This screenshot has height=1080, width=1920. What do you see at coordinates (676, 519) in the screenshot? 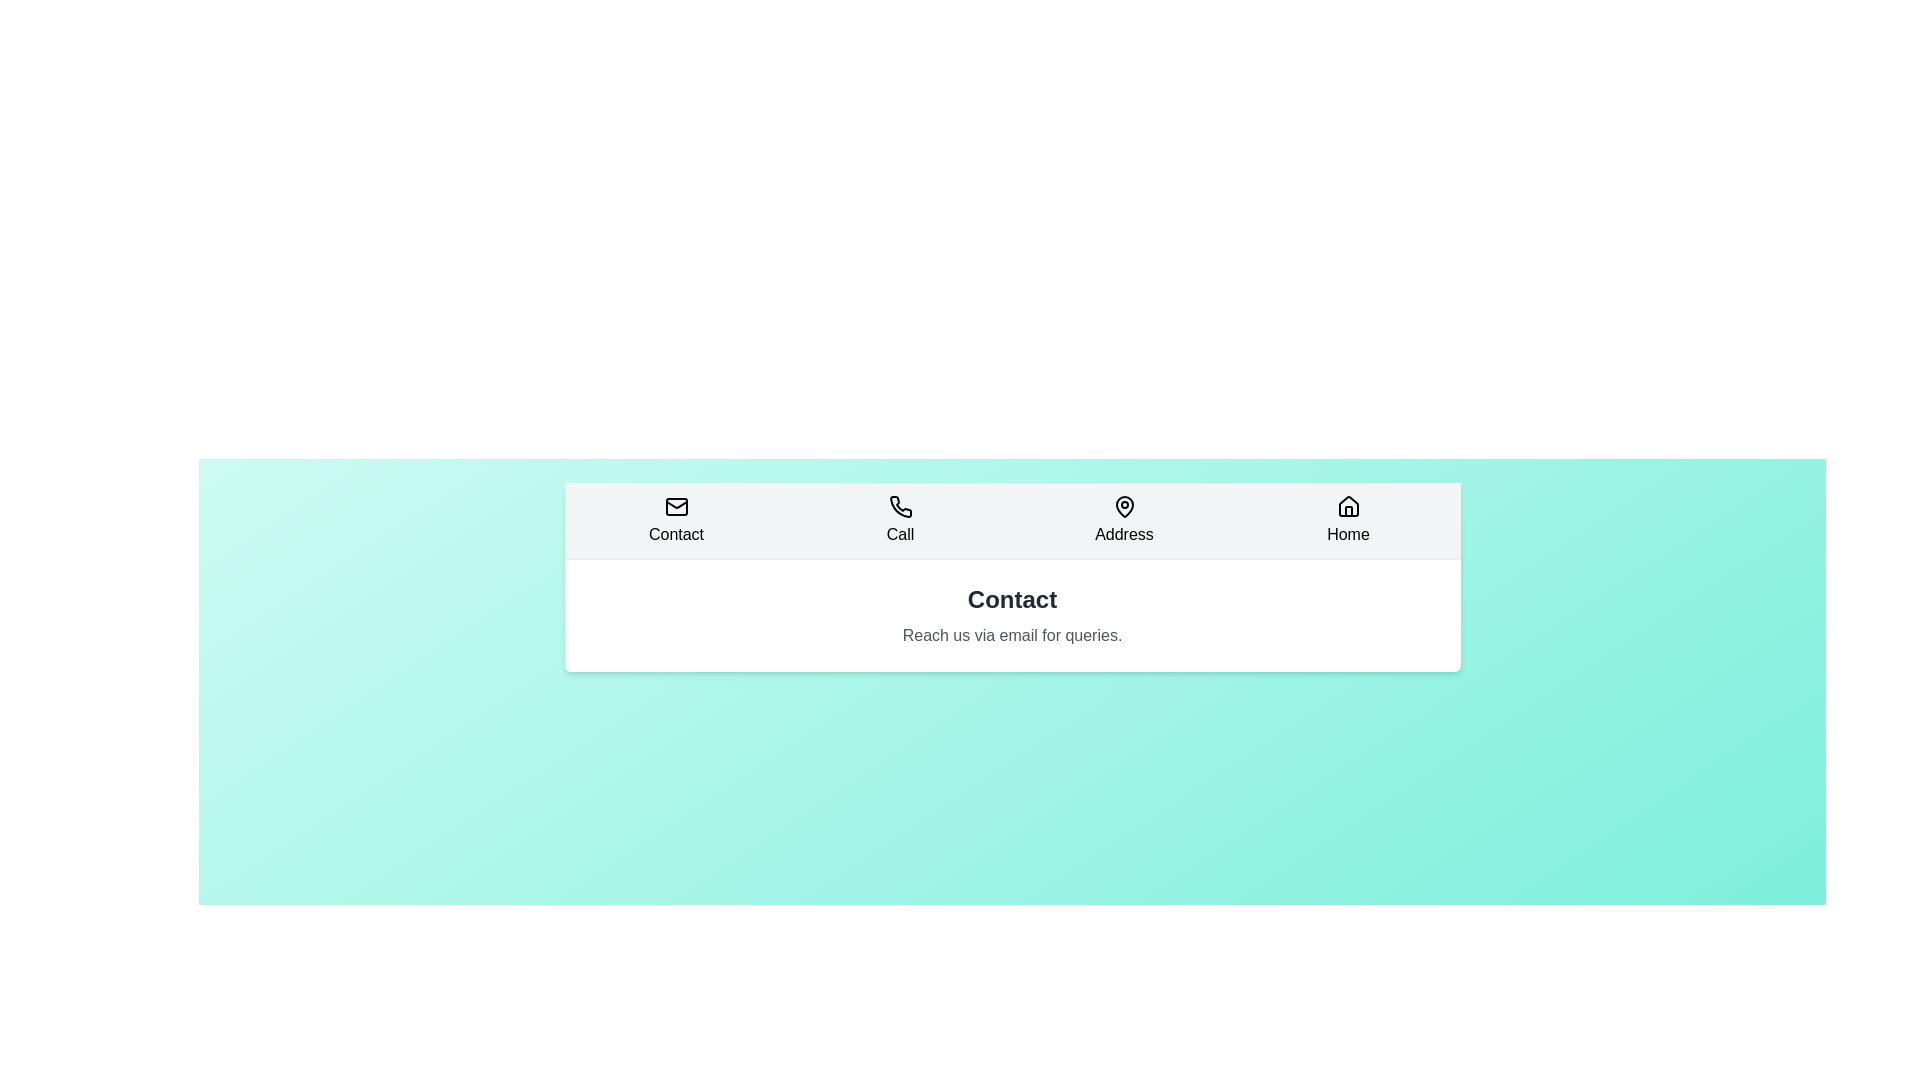
I see `the tab labeled Contact` at bounding box center [676, 519].